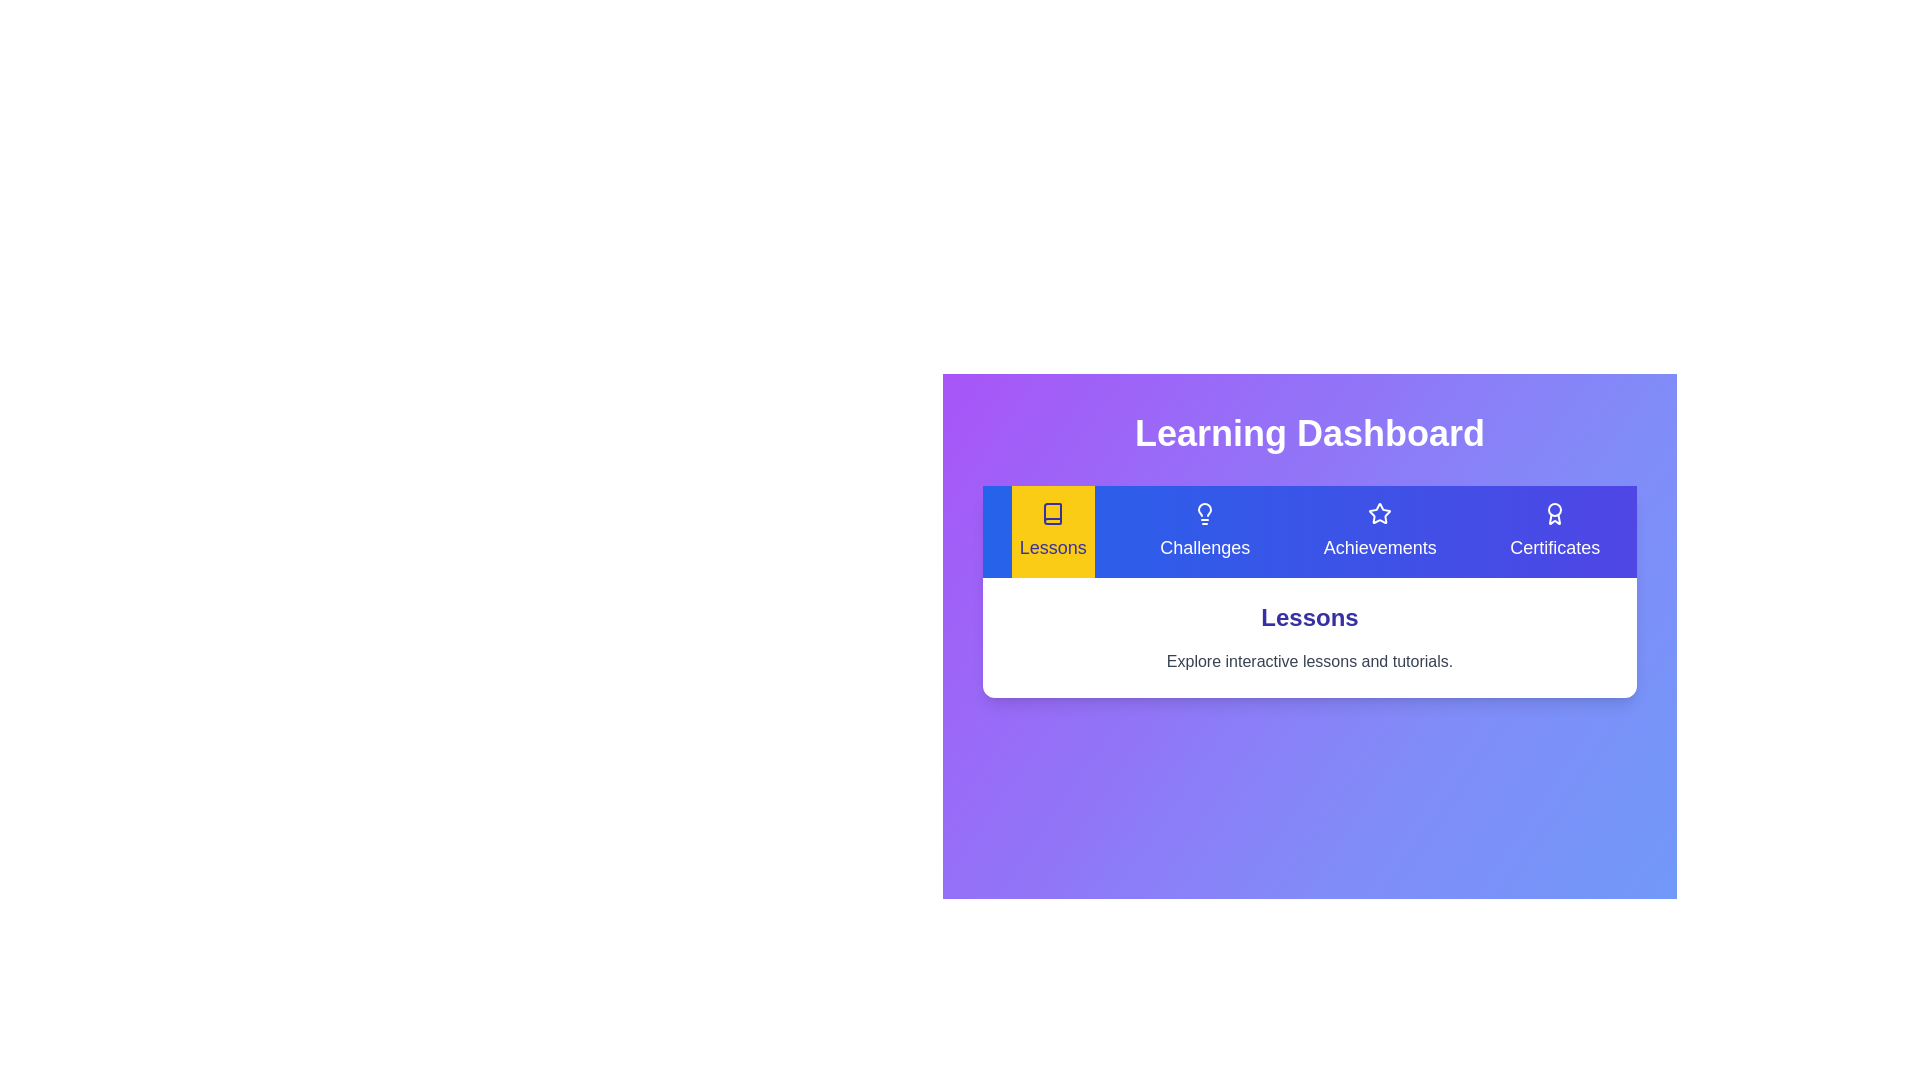 Image resolution: width=1920 pixels, height=1080 pixels. I want to click on the icon of the tab labeled Lessons, so click(1052, 512).